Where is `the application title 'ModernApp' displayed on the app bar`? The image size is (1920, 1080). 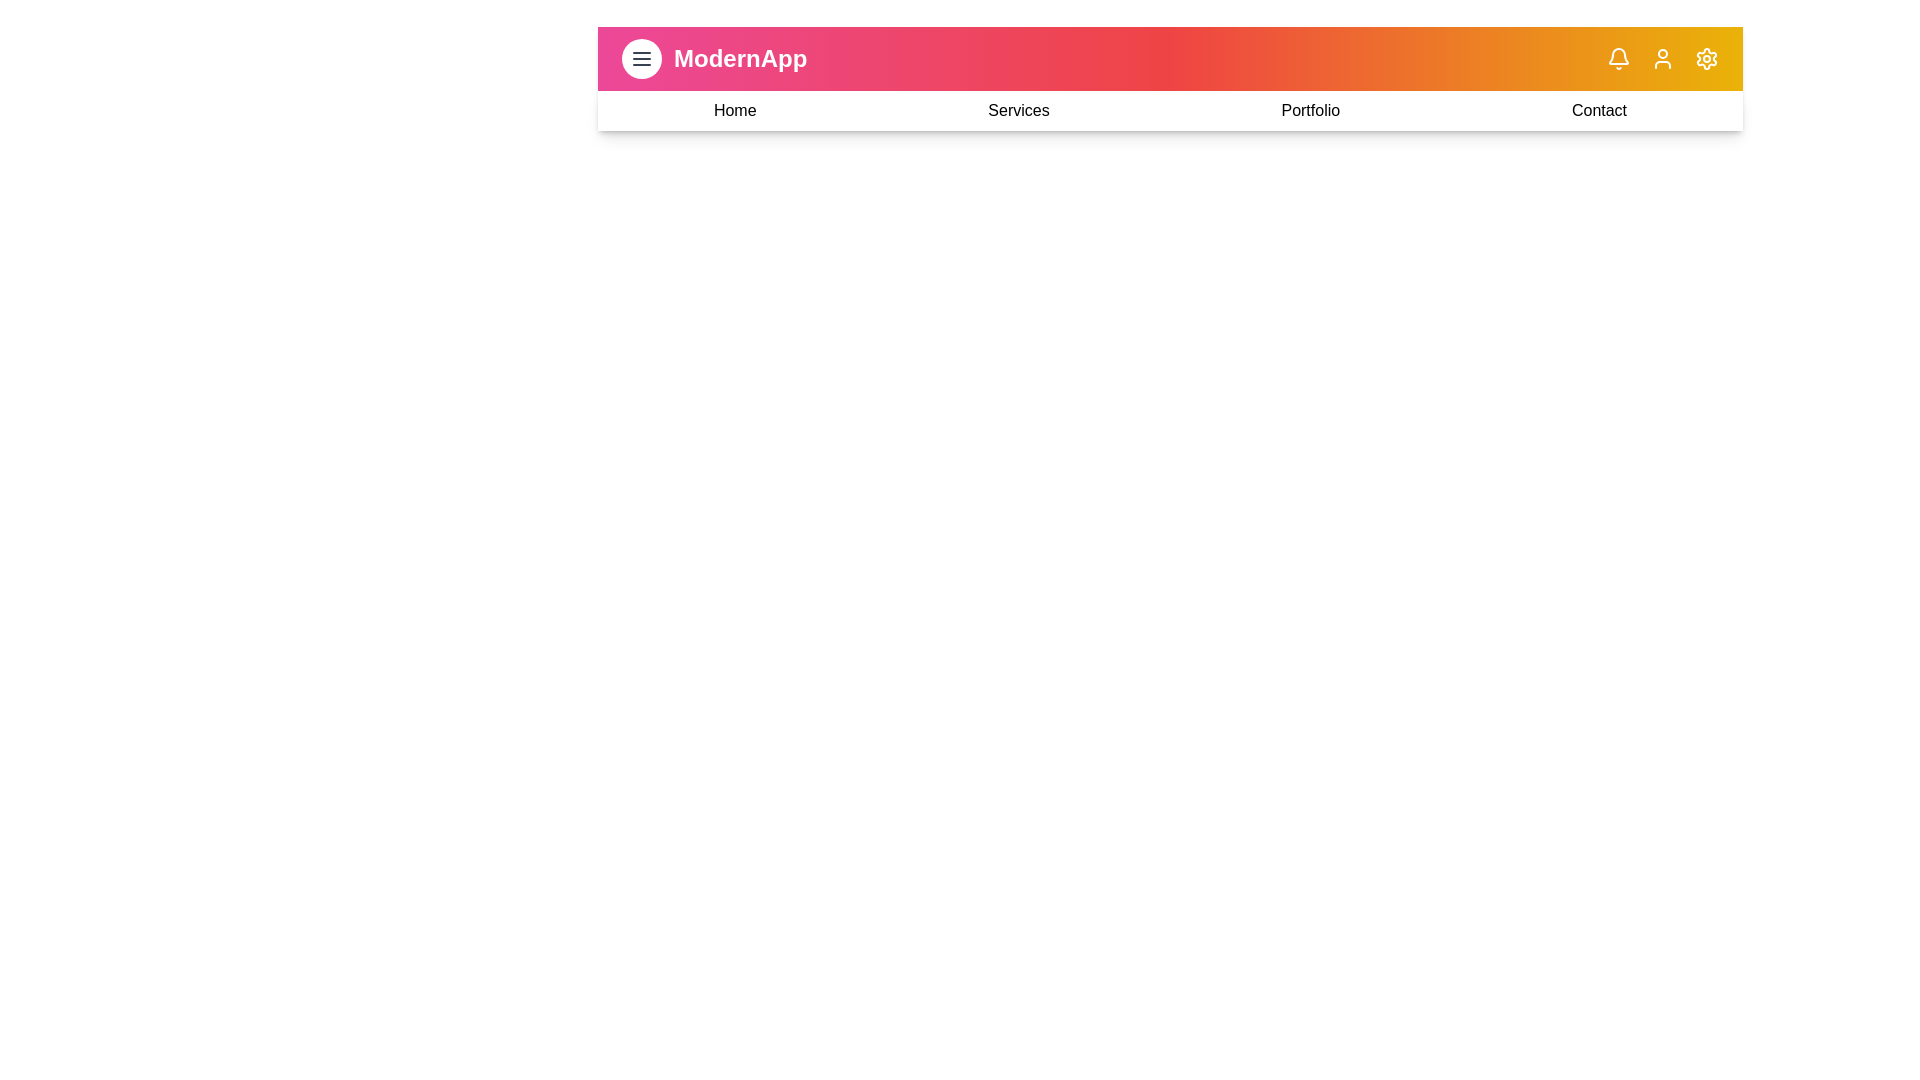
the application title 'ModernApp' displayed on the app bar is located at coordinates (739, 57).